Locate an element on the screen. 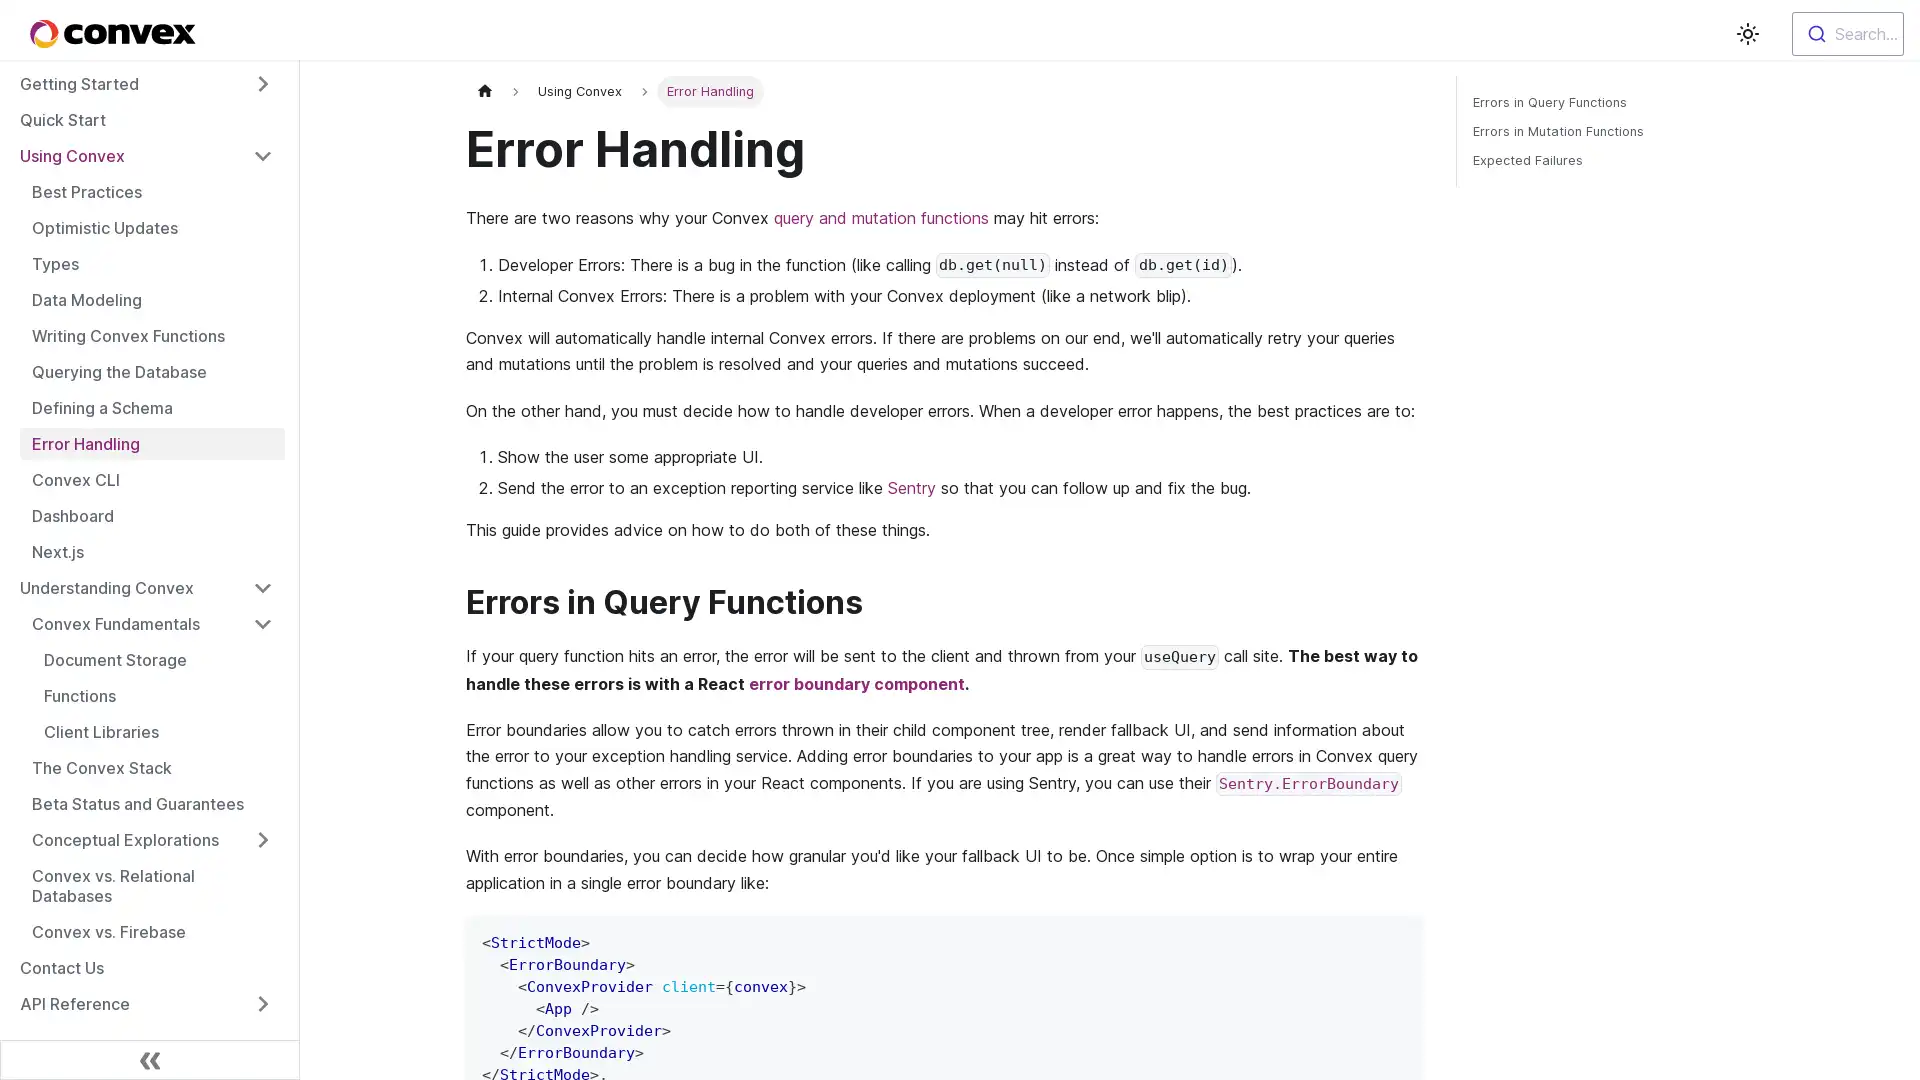  Search... is located at coordinates (1847, 34).